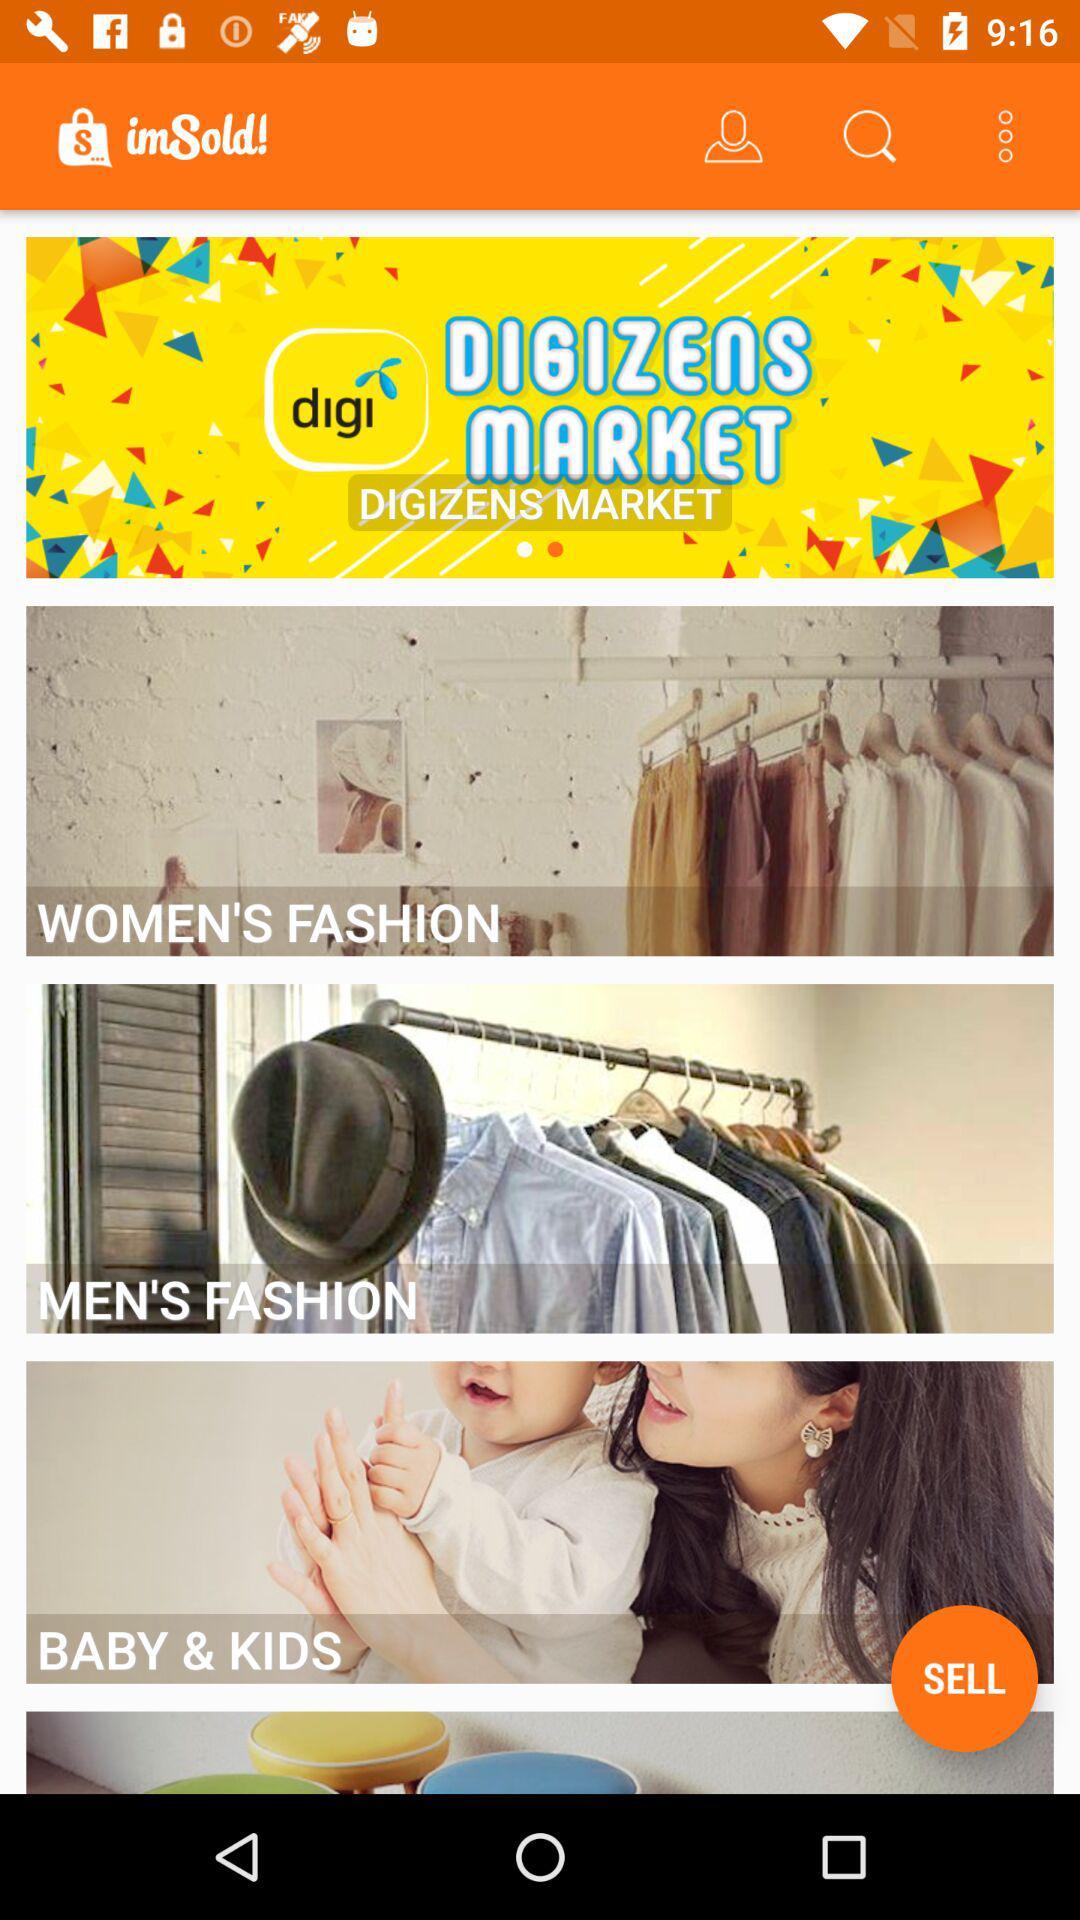 This screenshot has width=1080, height=1920. Describe the element at coordinates (963, 1678) in the screenshot. I see `list item to sell` at that location.